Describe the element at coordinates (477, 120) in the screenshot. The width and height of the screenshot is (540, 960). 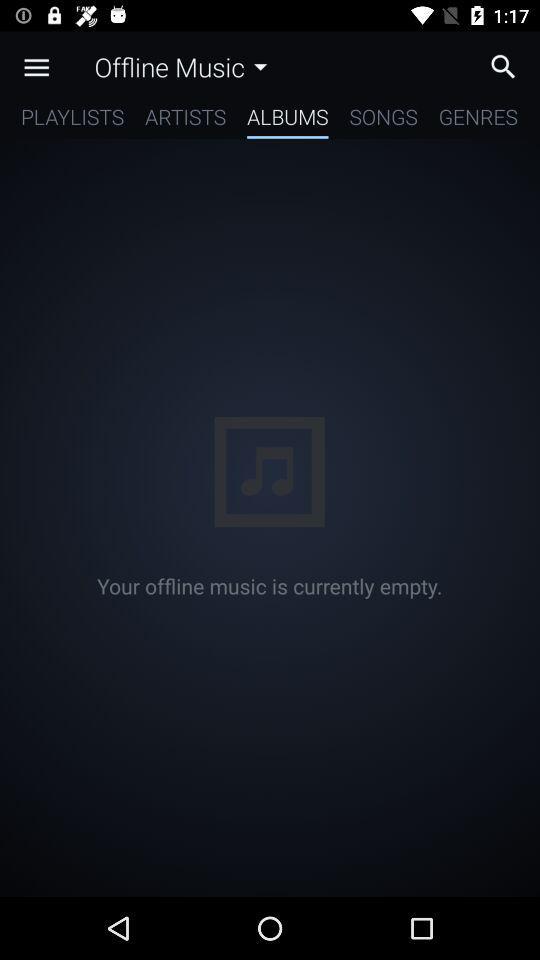
I see `the genres icon` at that location.